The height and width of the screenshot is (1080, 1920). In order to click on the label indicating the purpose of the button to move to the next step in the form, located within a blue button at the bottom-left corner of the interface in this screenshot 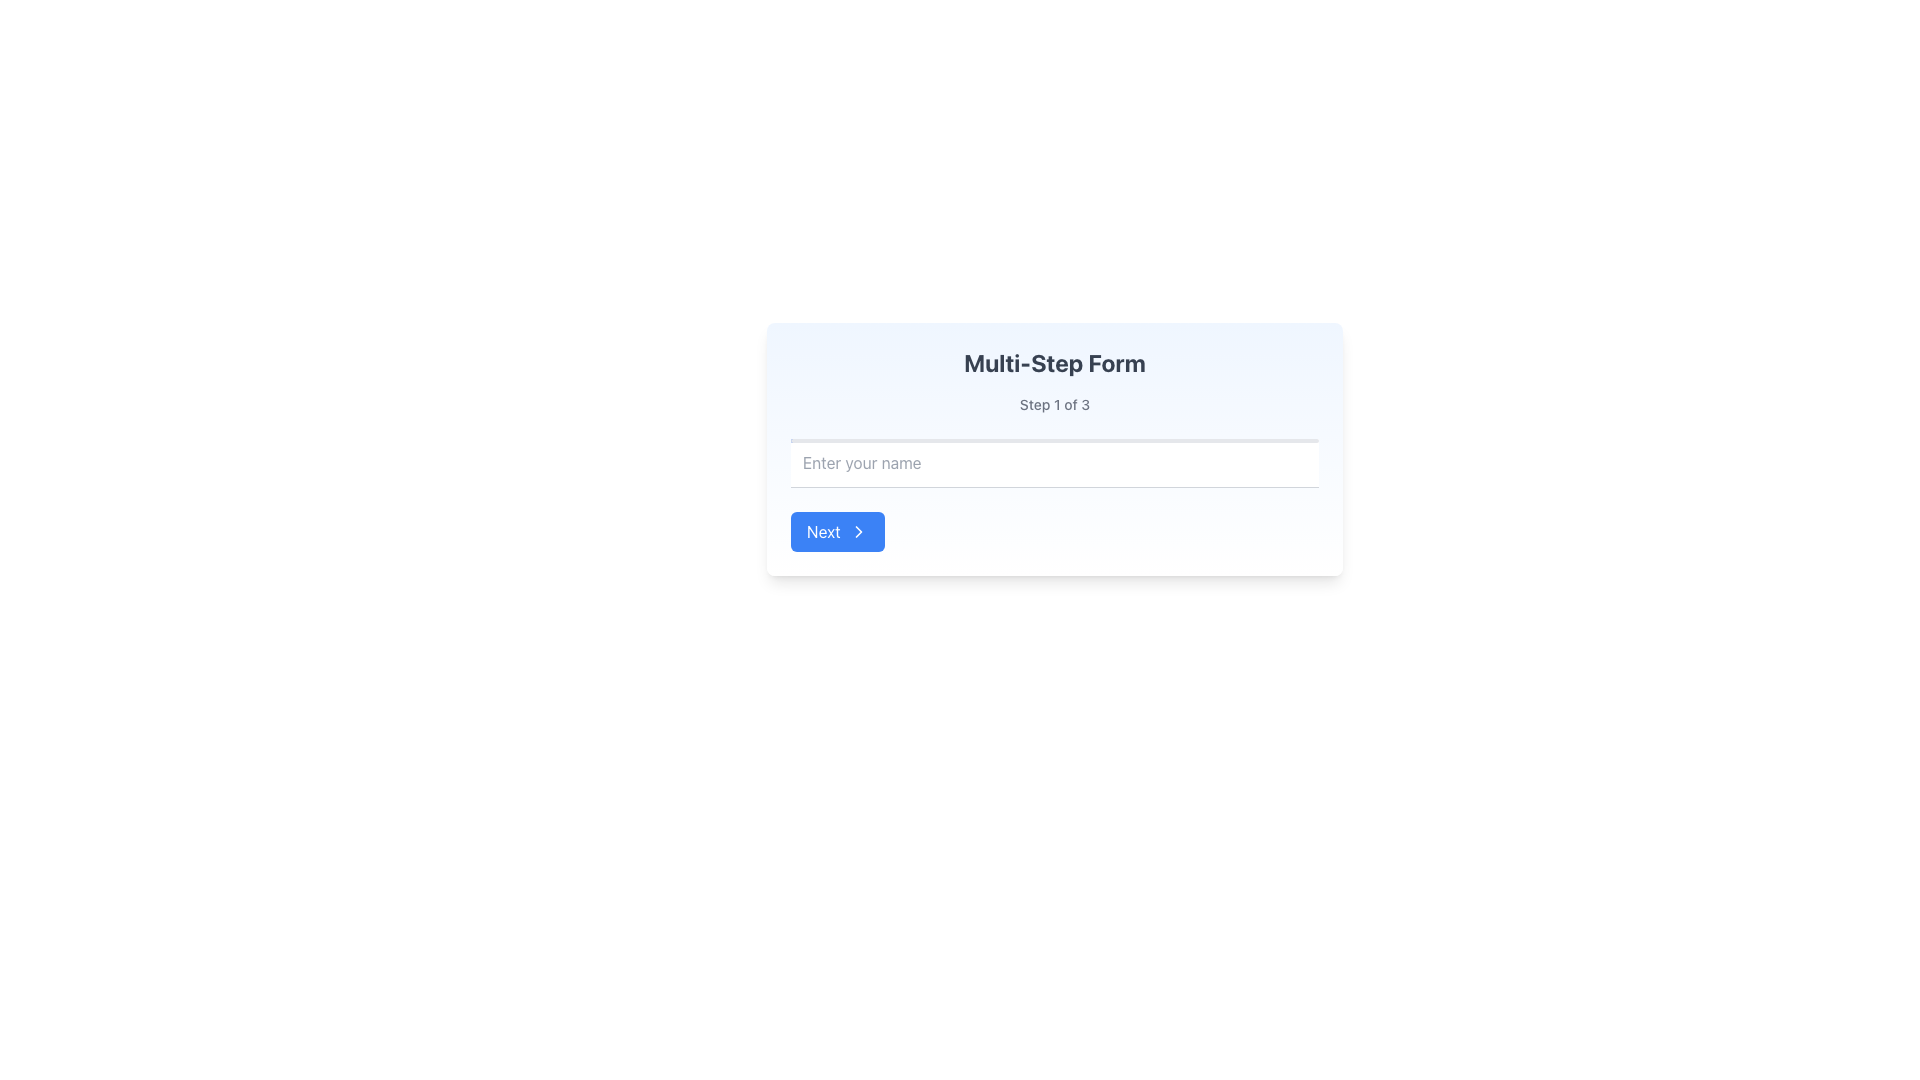, I will do `click(823, 531)`.